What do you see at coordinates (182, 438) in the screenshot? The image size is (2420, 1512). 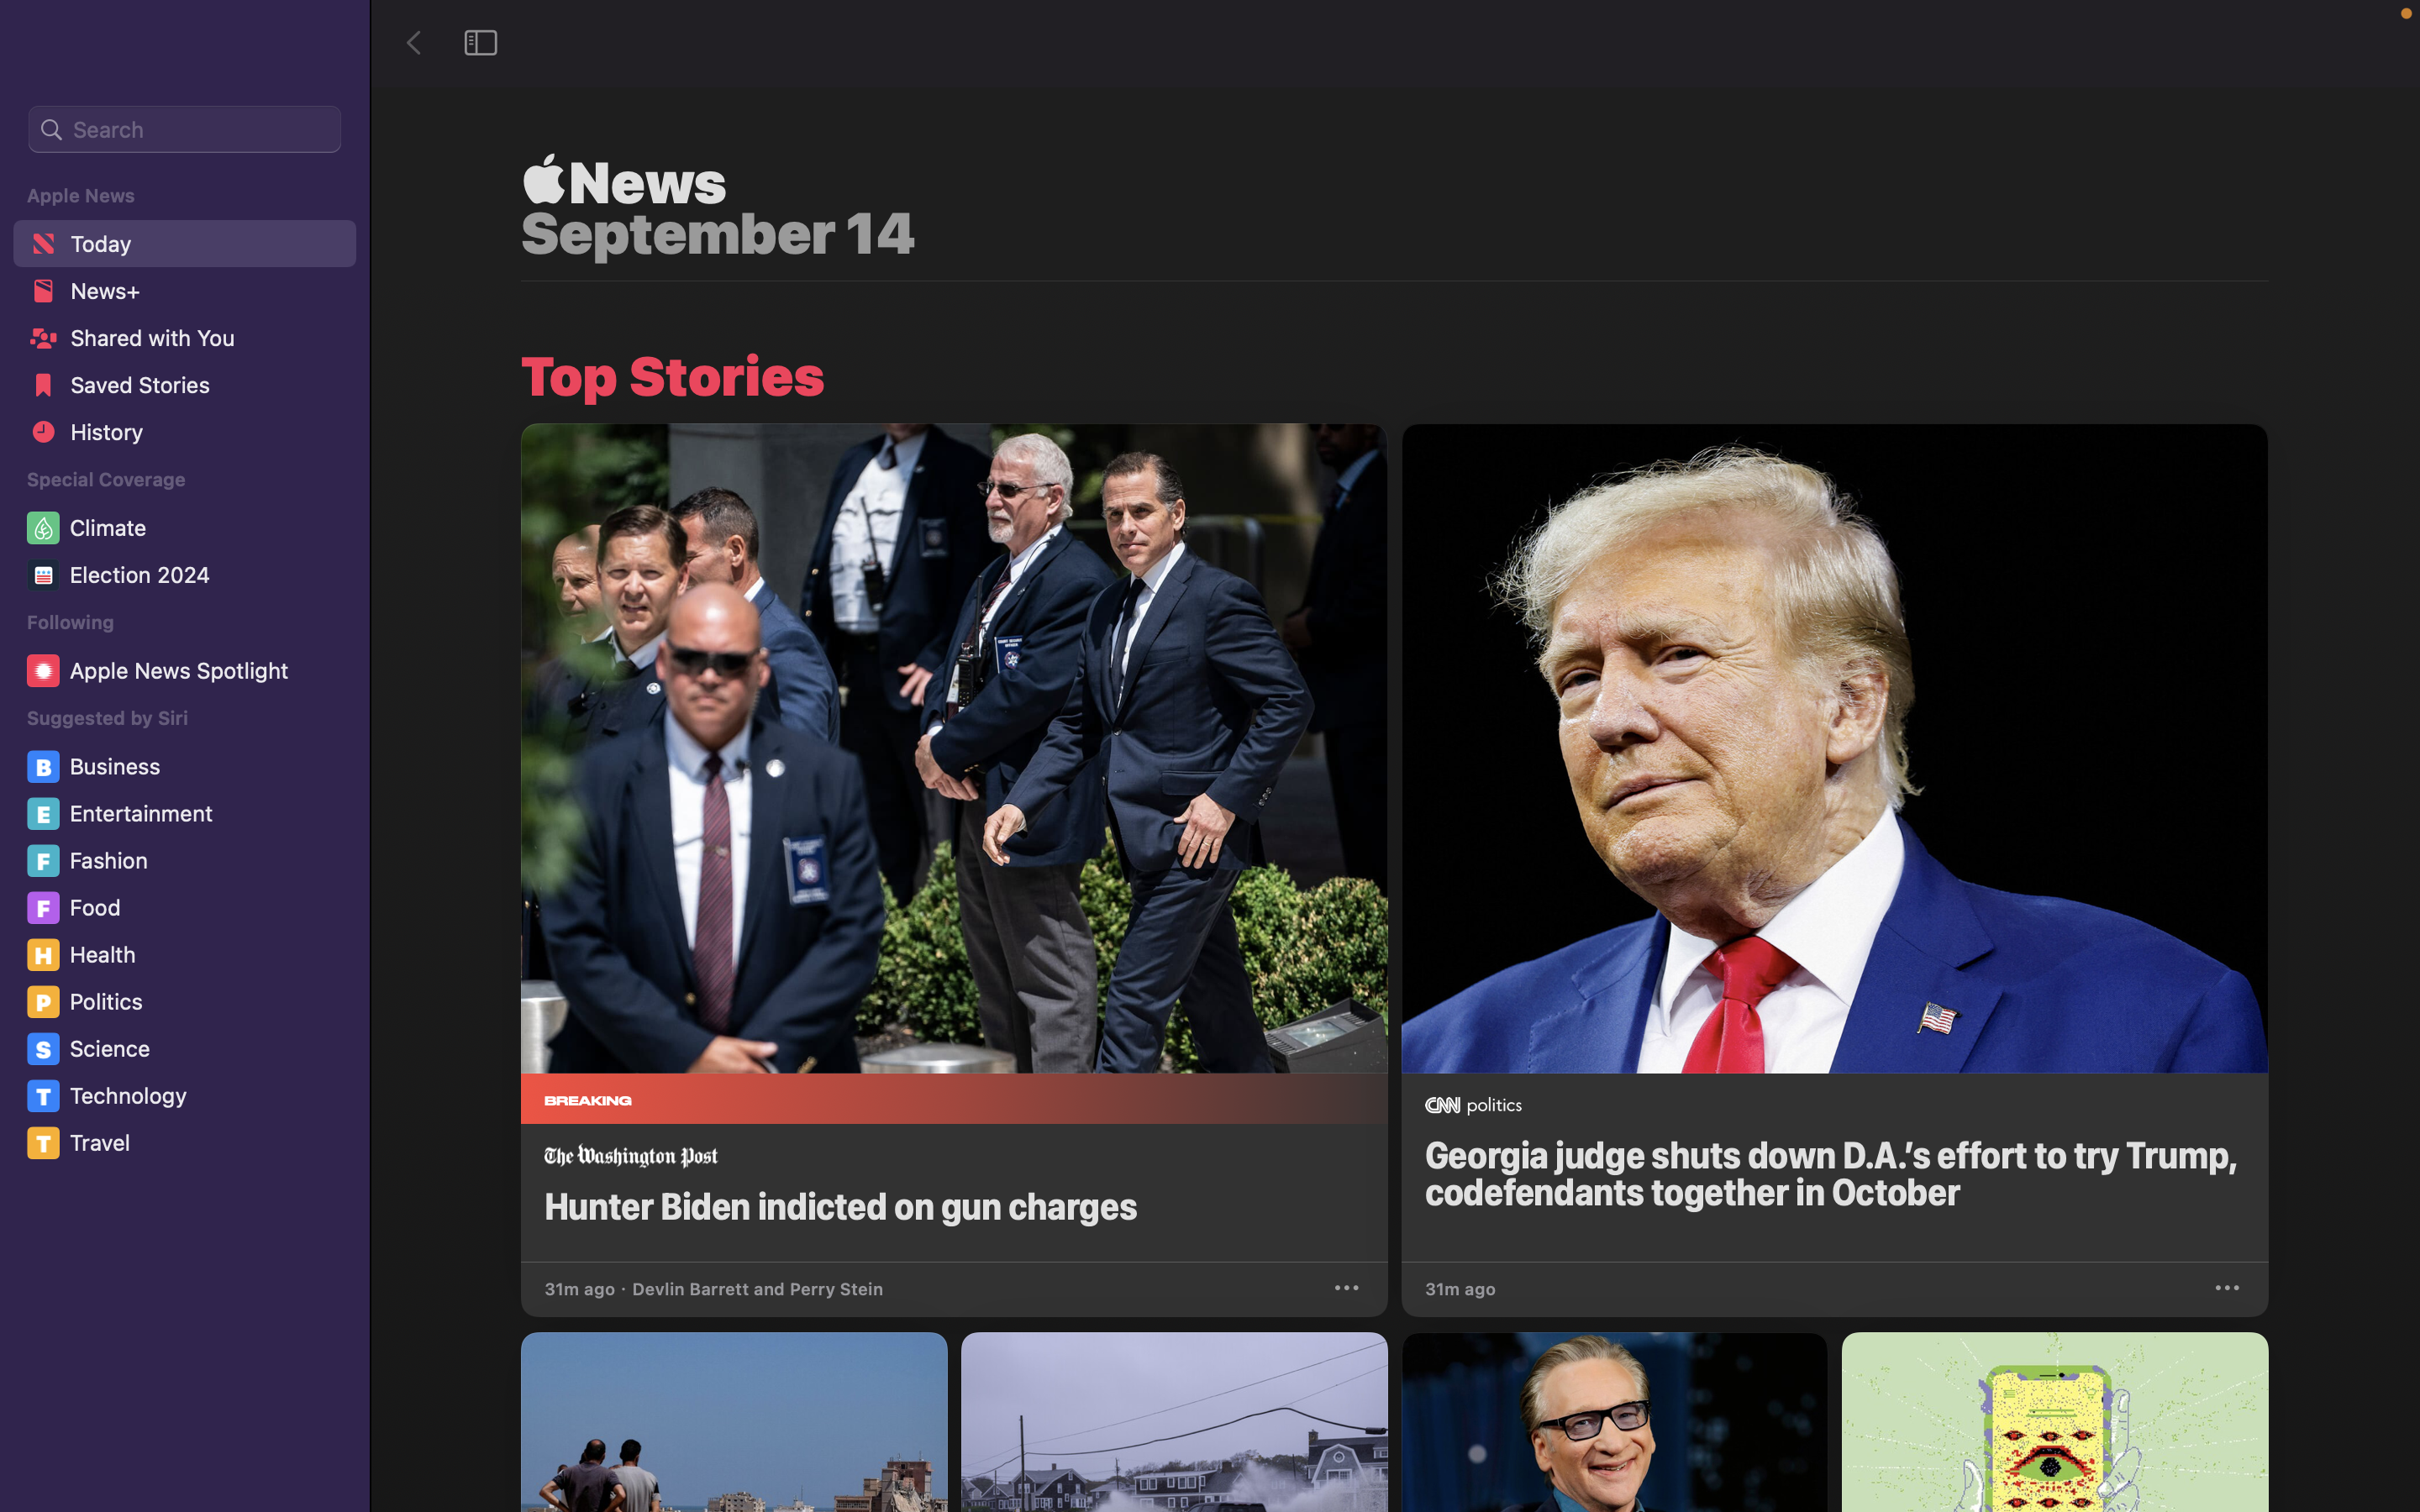 I see `the "History" tab` at bounding box center [182, 438].